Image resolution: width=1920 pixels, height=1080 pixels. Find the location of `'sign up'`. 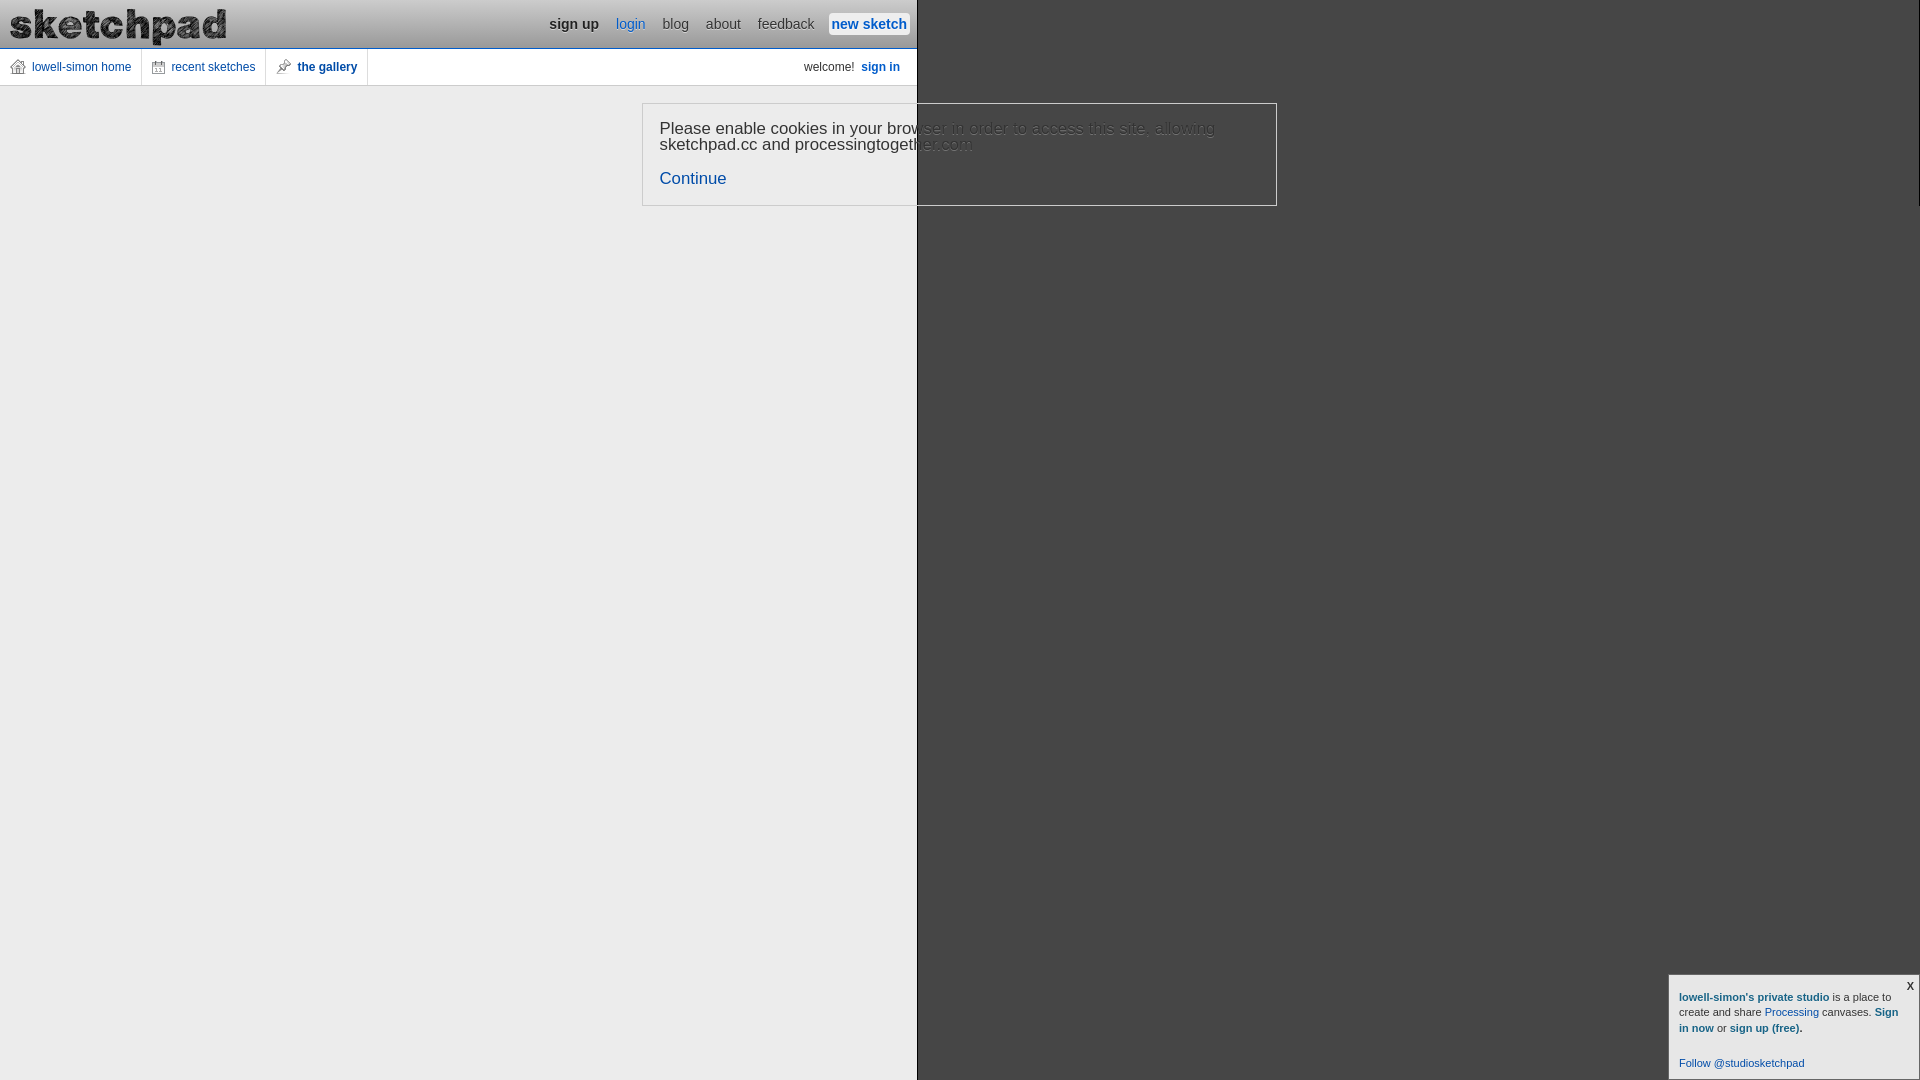

'sign up' is located at coordinates (573, 23).